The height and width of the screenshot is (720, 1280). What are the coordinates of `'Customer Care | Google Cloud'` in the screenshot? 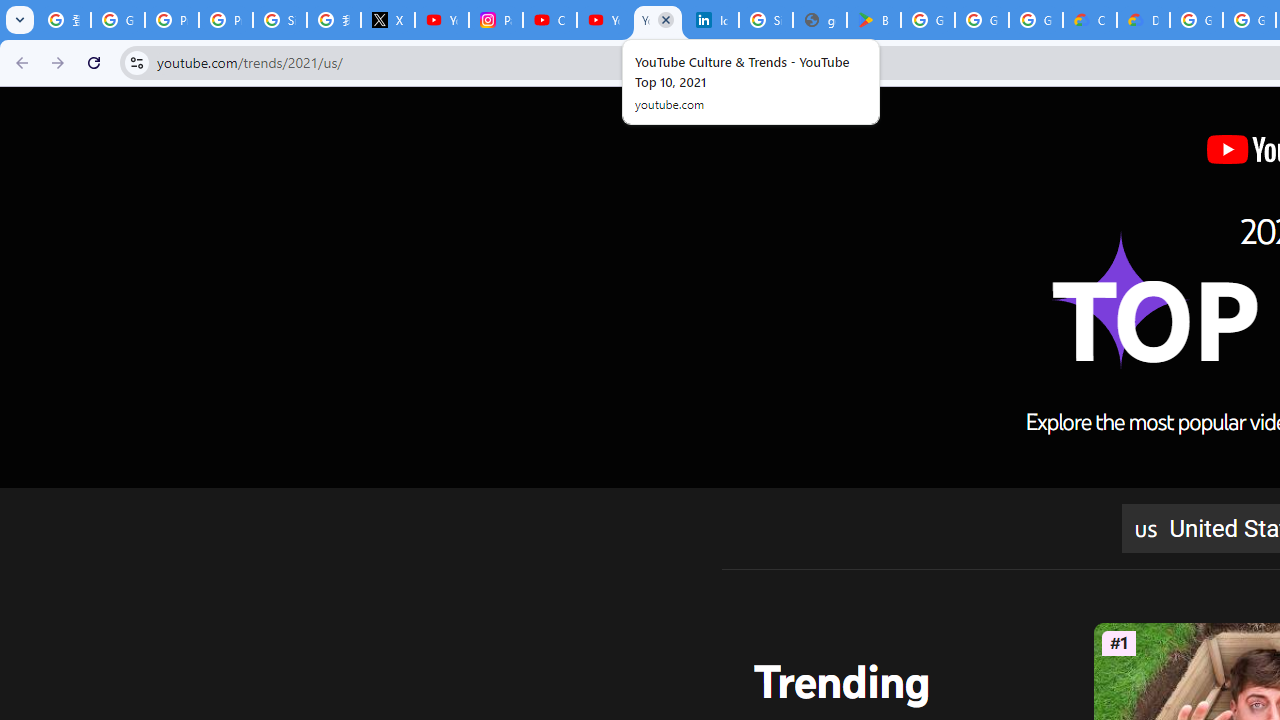 It's located at (1088, 20).